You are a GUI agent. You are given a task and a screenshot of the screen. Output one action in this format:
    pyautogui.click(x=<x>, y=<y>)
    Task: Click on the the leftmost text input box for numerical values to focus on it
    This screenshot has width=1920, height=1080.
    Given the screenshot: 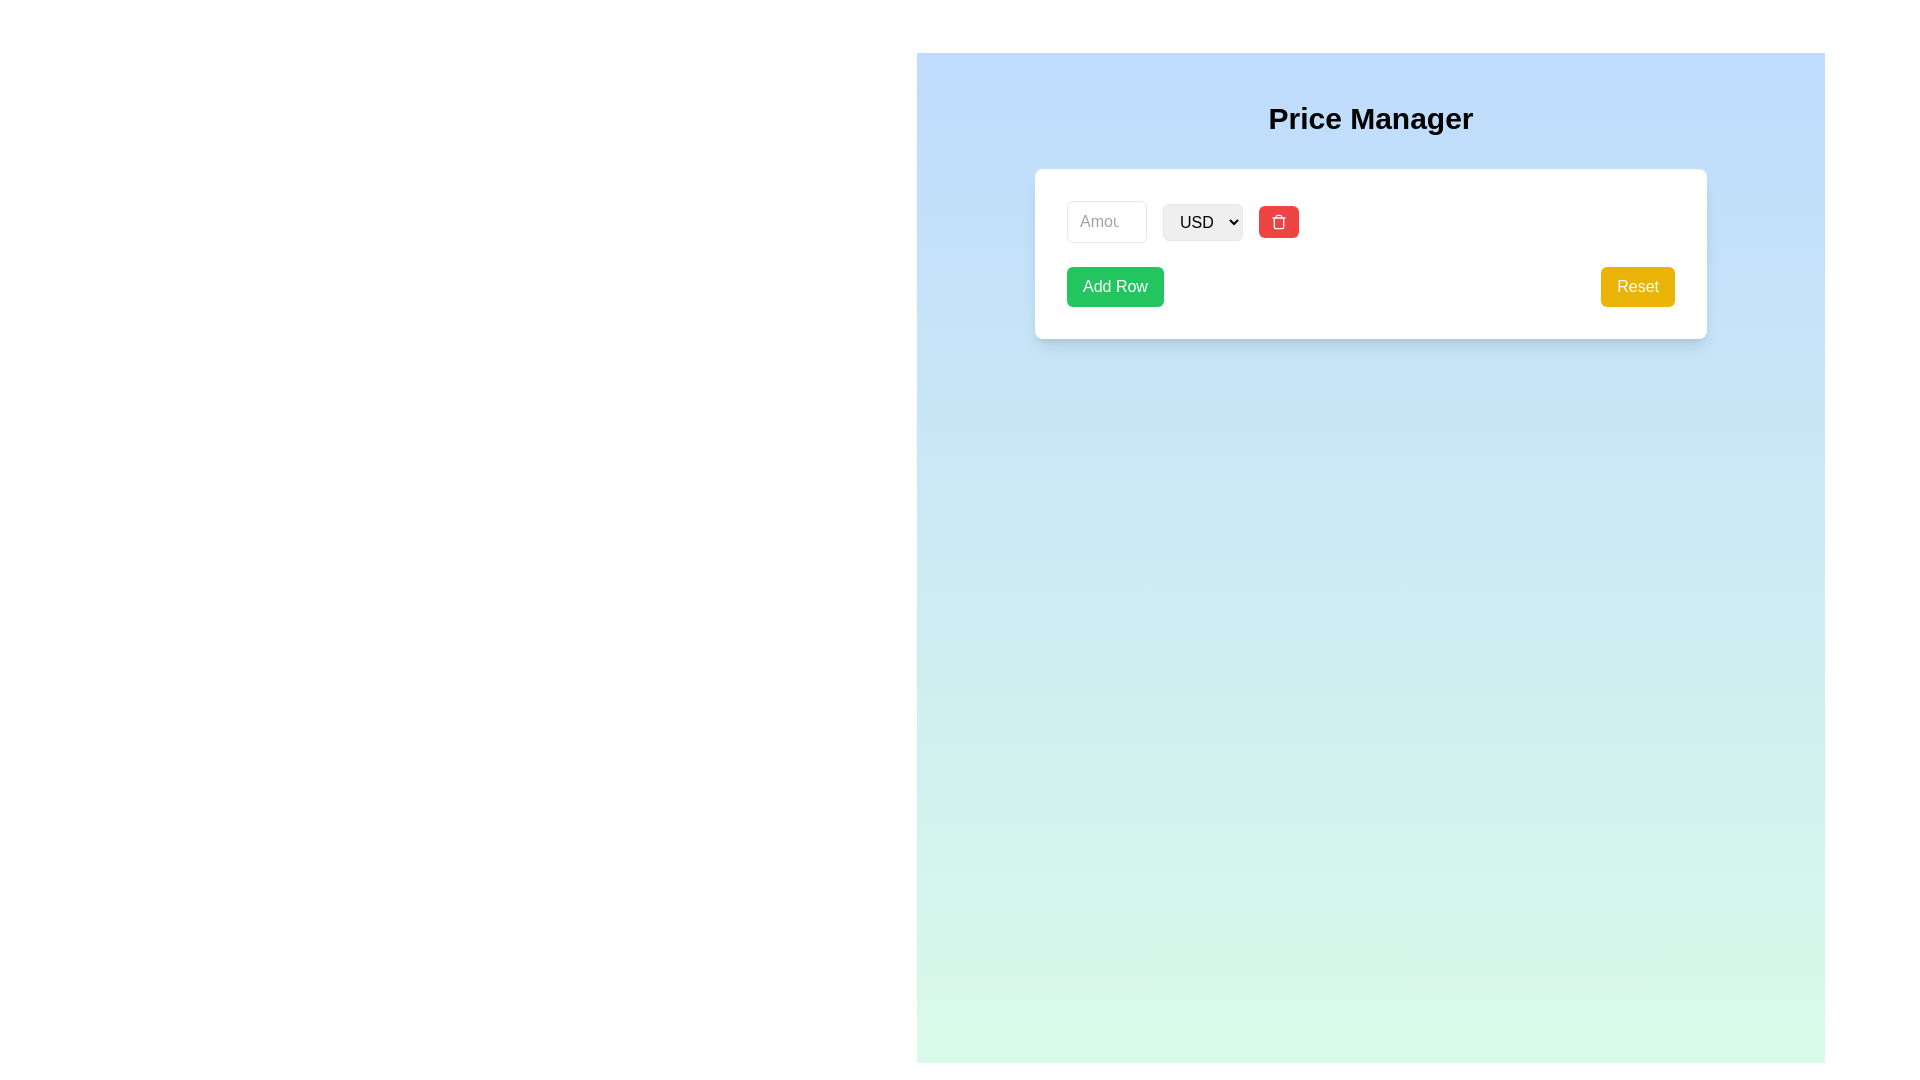 What is the action you would take?
    pyautogui.click(x=1106, y=222)
    